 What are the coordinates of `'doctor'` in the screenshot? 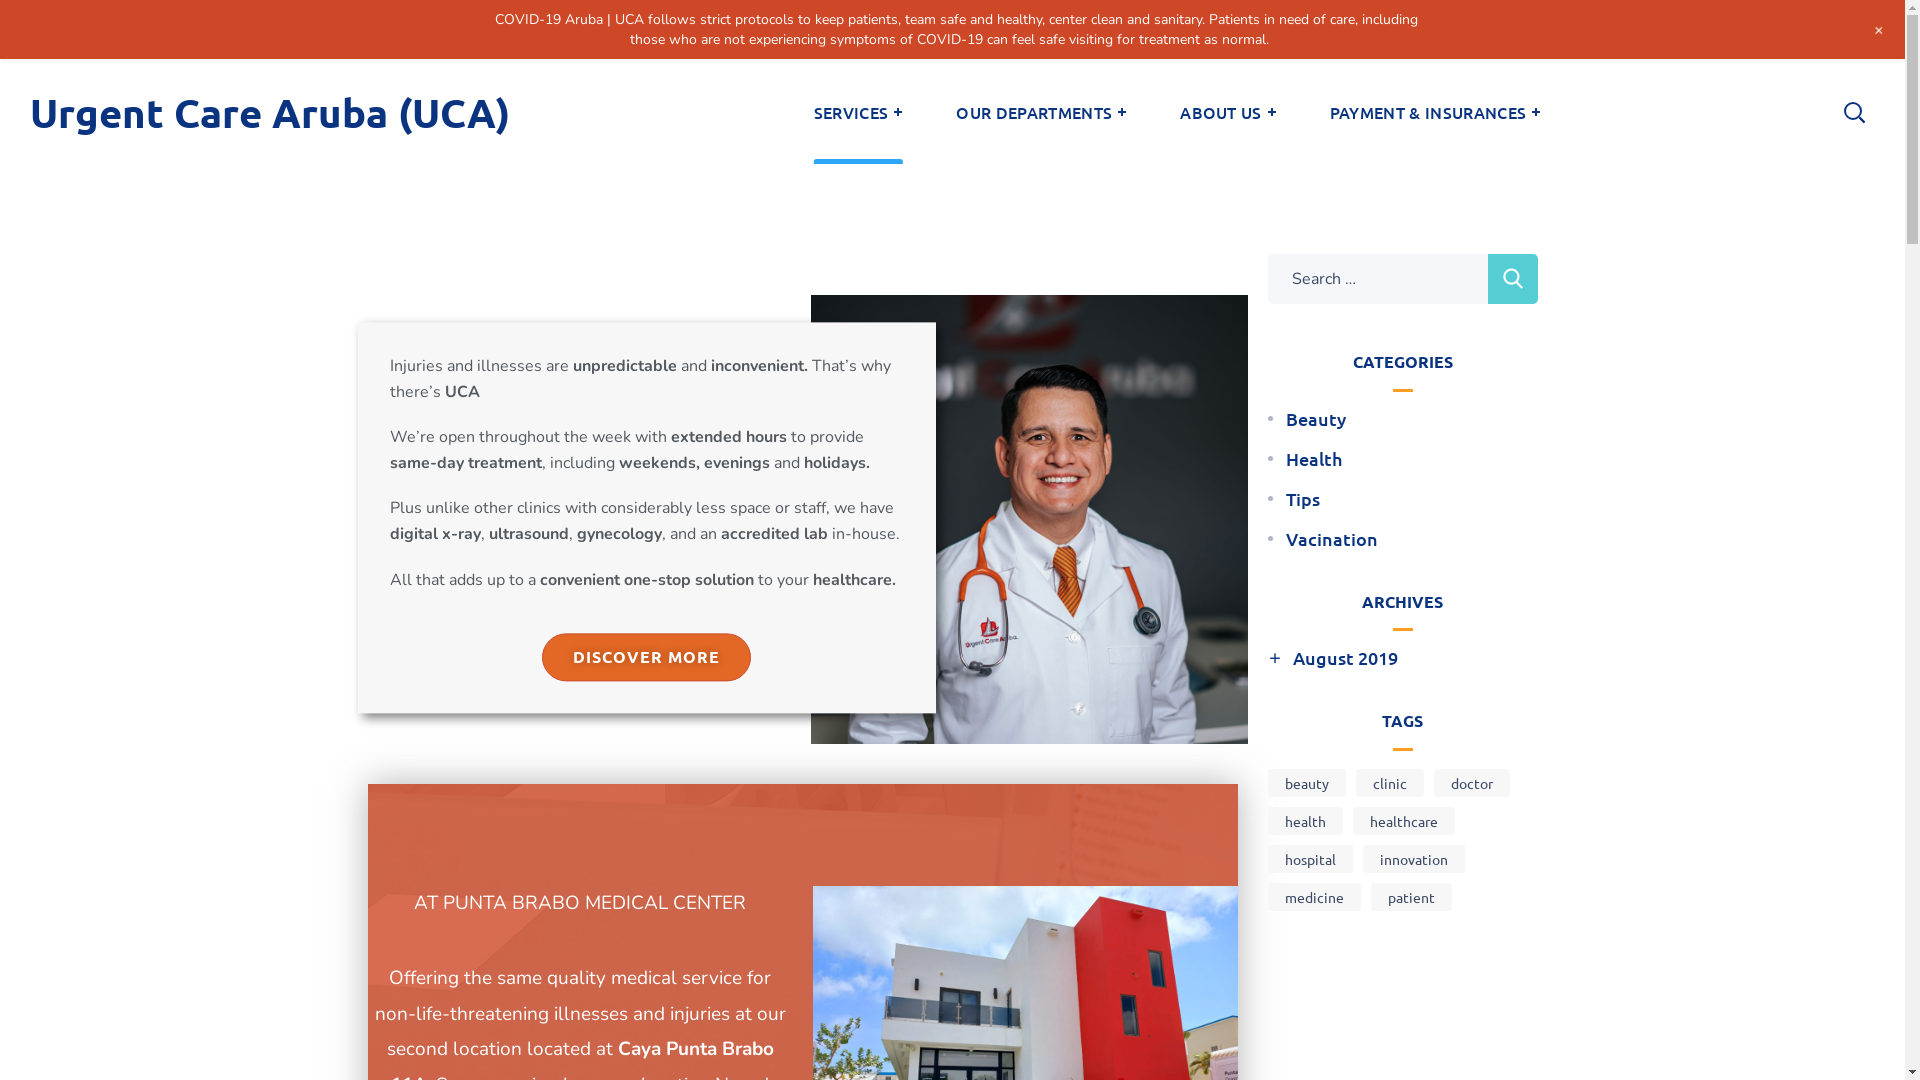 It's located at (1472, 782).